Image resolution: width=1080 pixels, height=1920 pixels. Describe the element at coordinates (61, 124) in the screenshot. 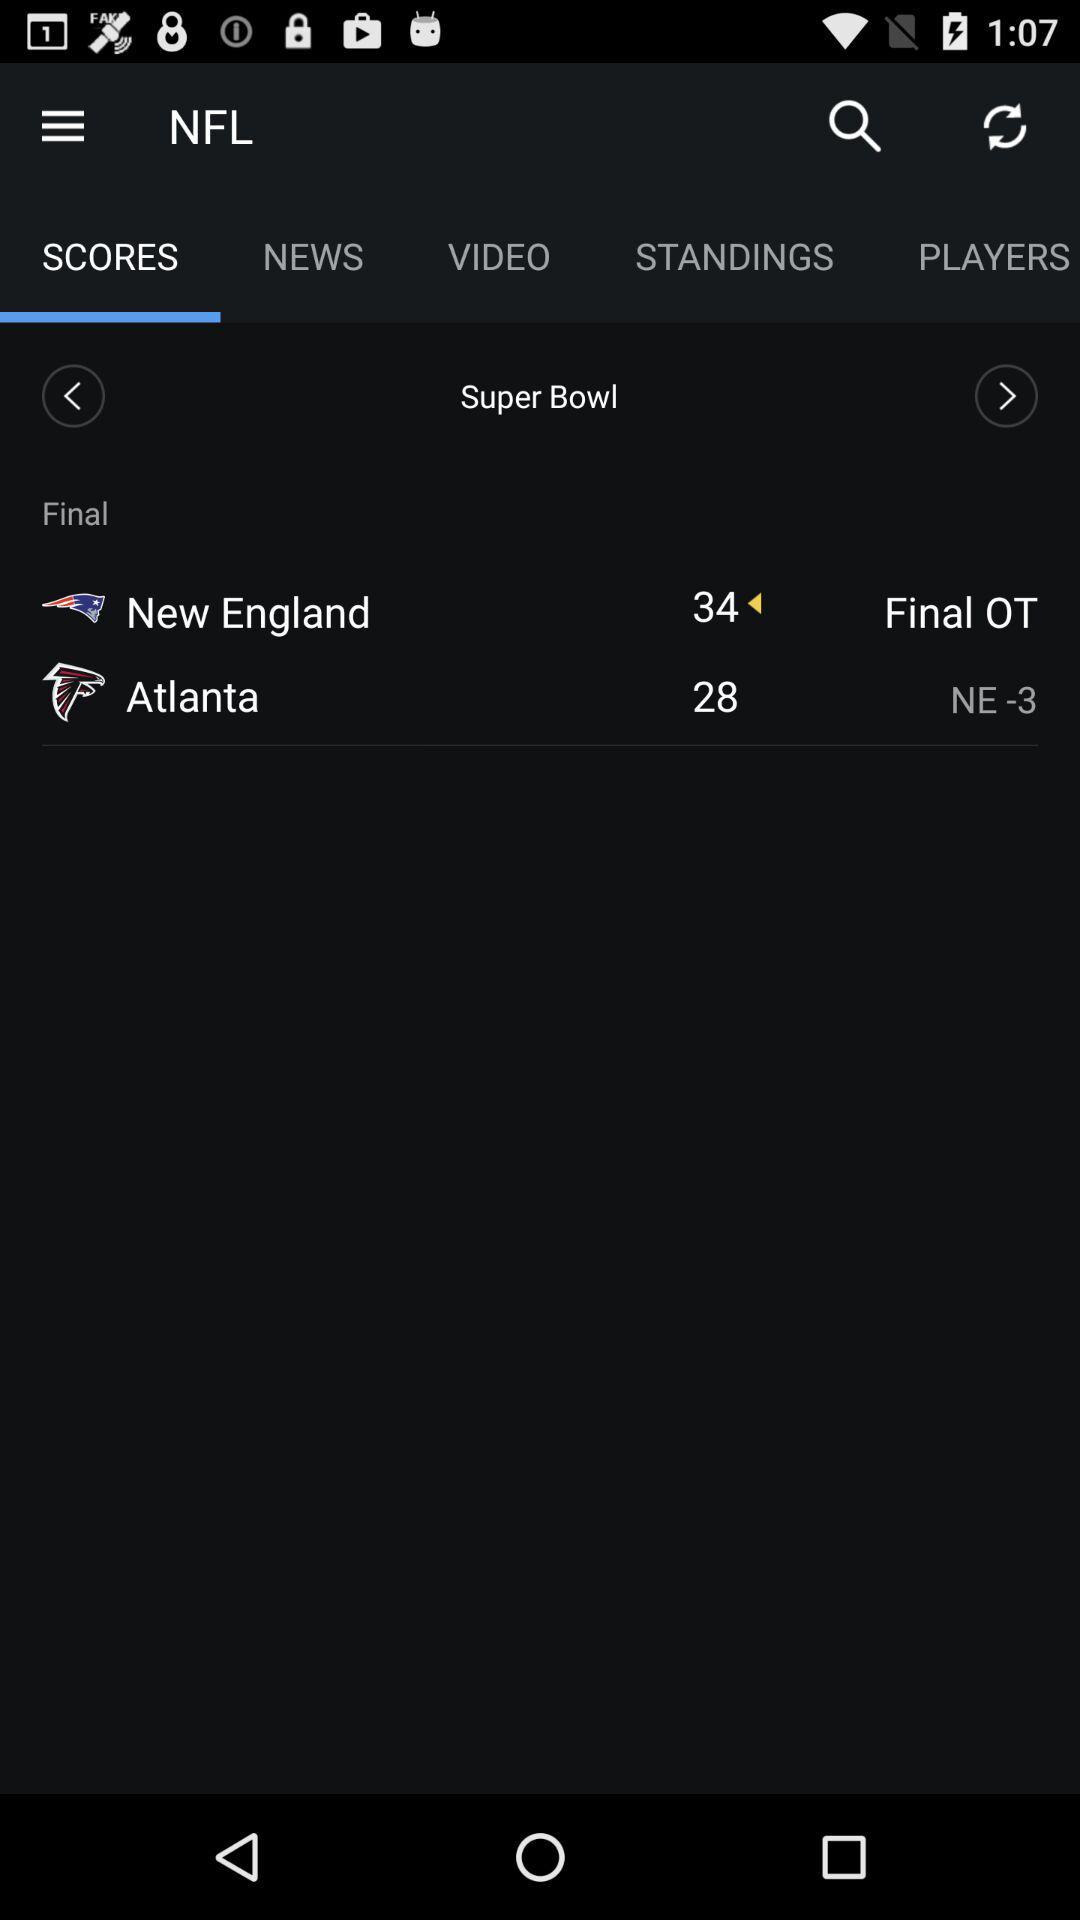

I see `open menu` at that location.